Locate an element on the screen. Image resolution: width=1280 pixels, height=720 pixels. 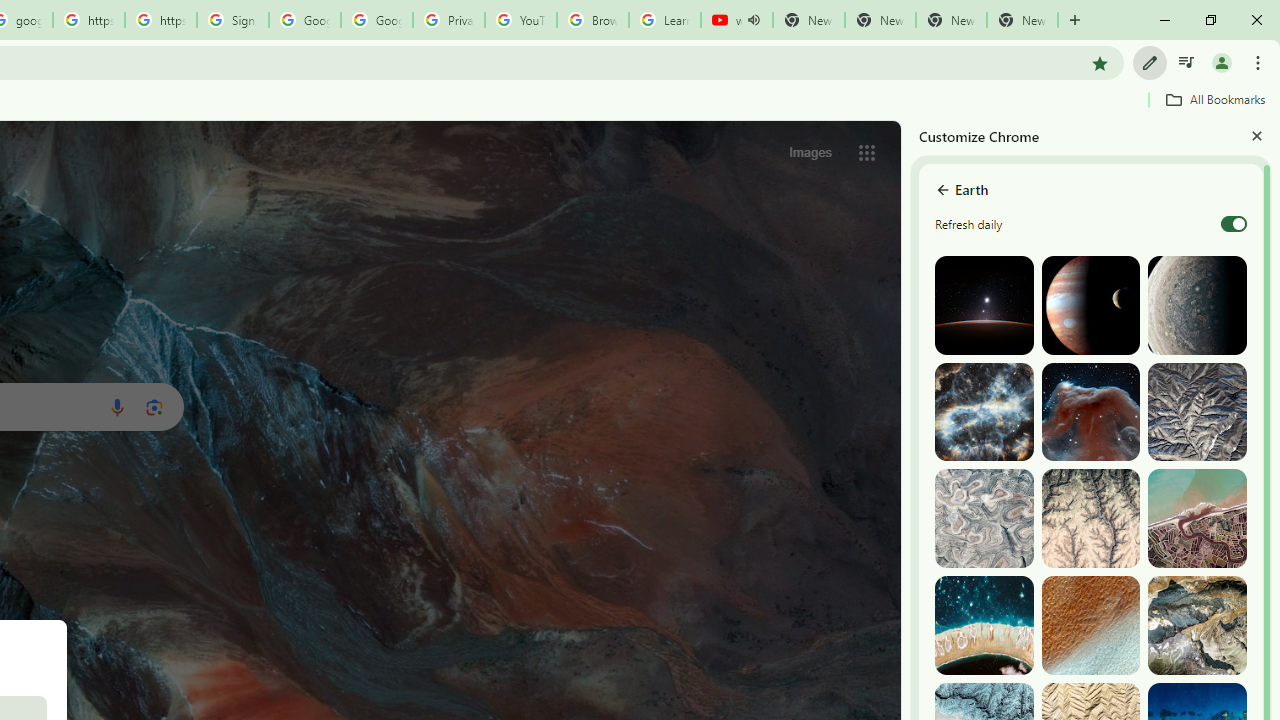
'Nanggroe Aceh Darussalam, Indonesia' is located at coordinates (1197, 517).